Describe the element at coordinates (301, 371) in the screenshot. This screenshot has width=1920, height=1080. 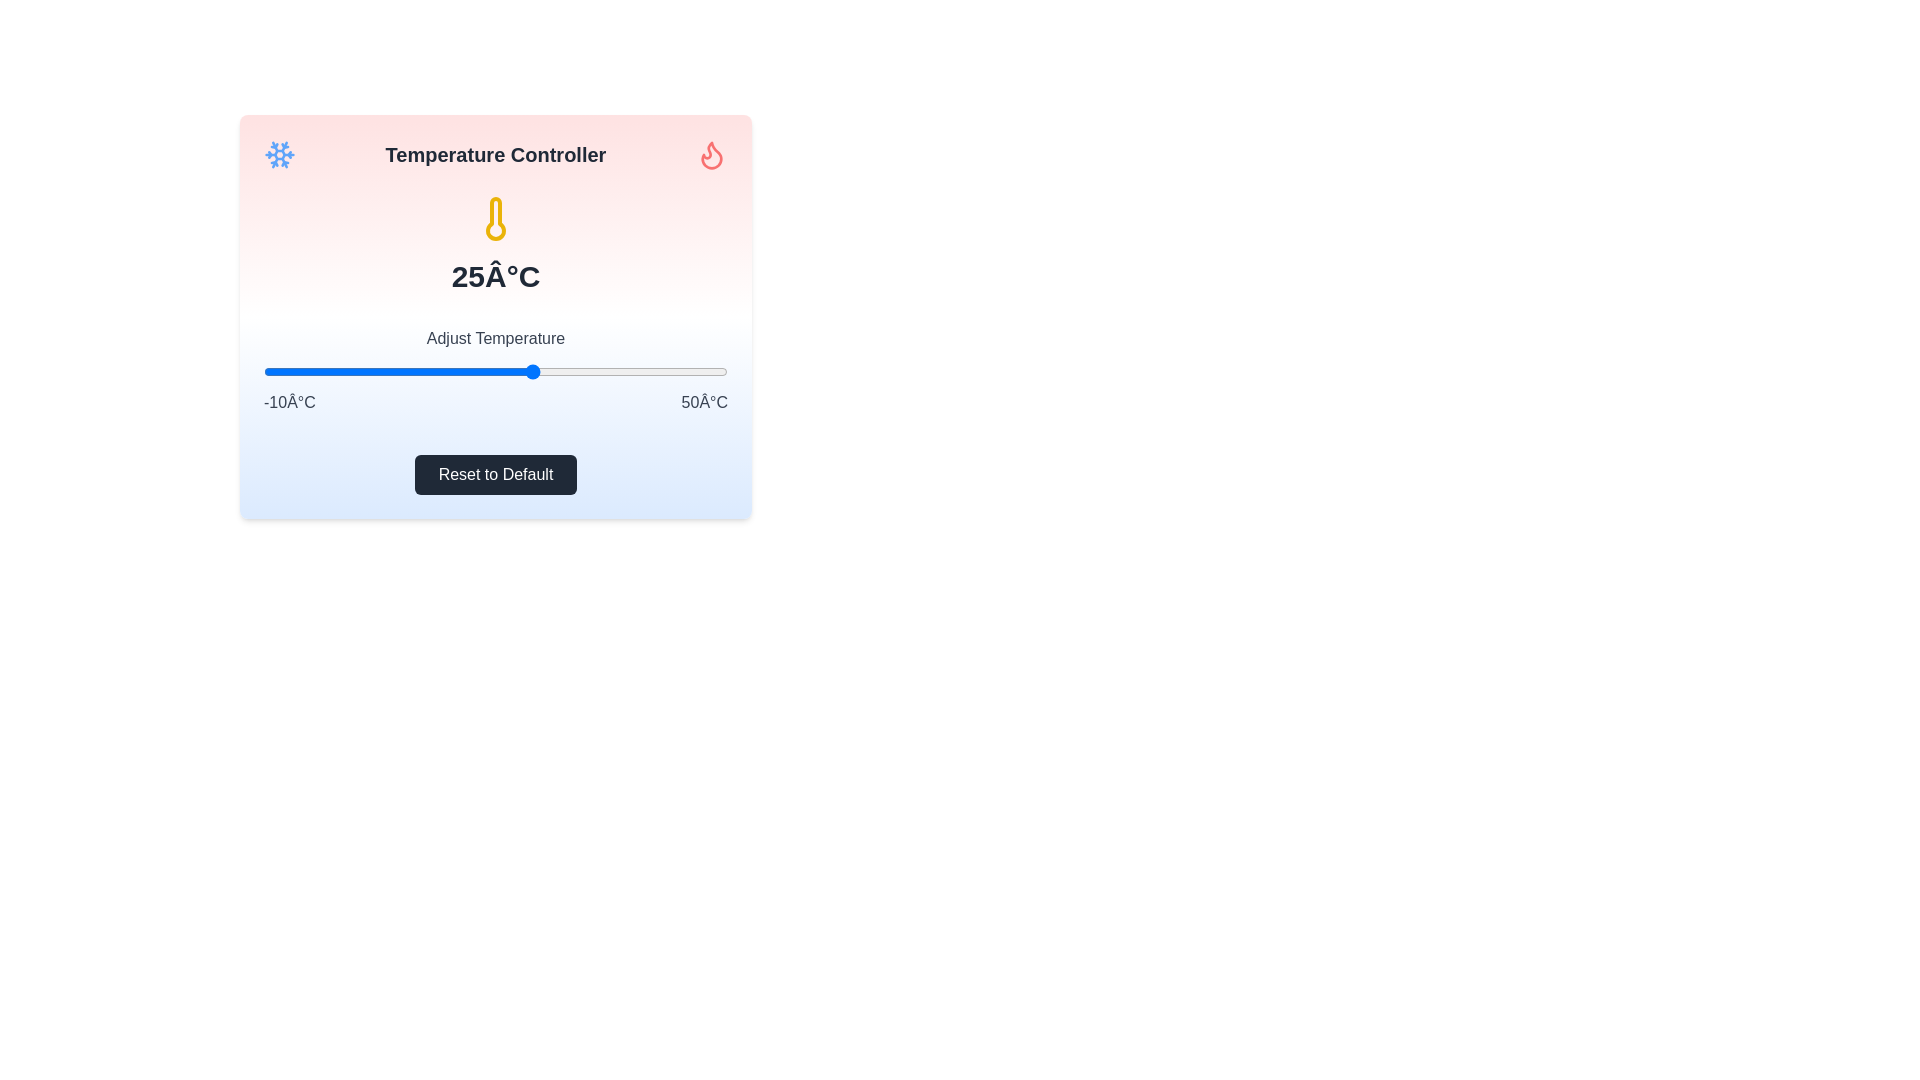
I see `the temperature slider to set the temperature to -5°C` at that location.